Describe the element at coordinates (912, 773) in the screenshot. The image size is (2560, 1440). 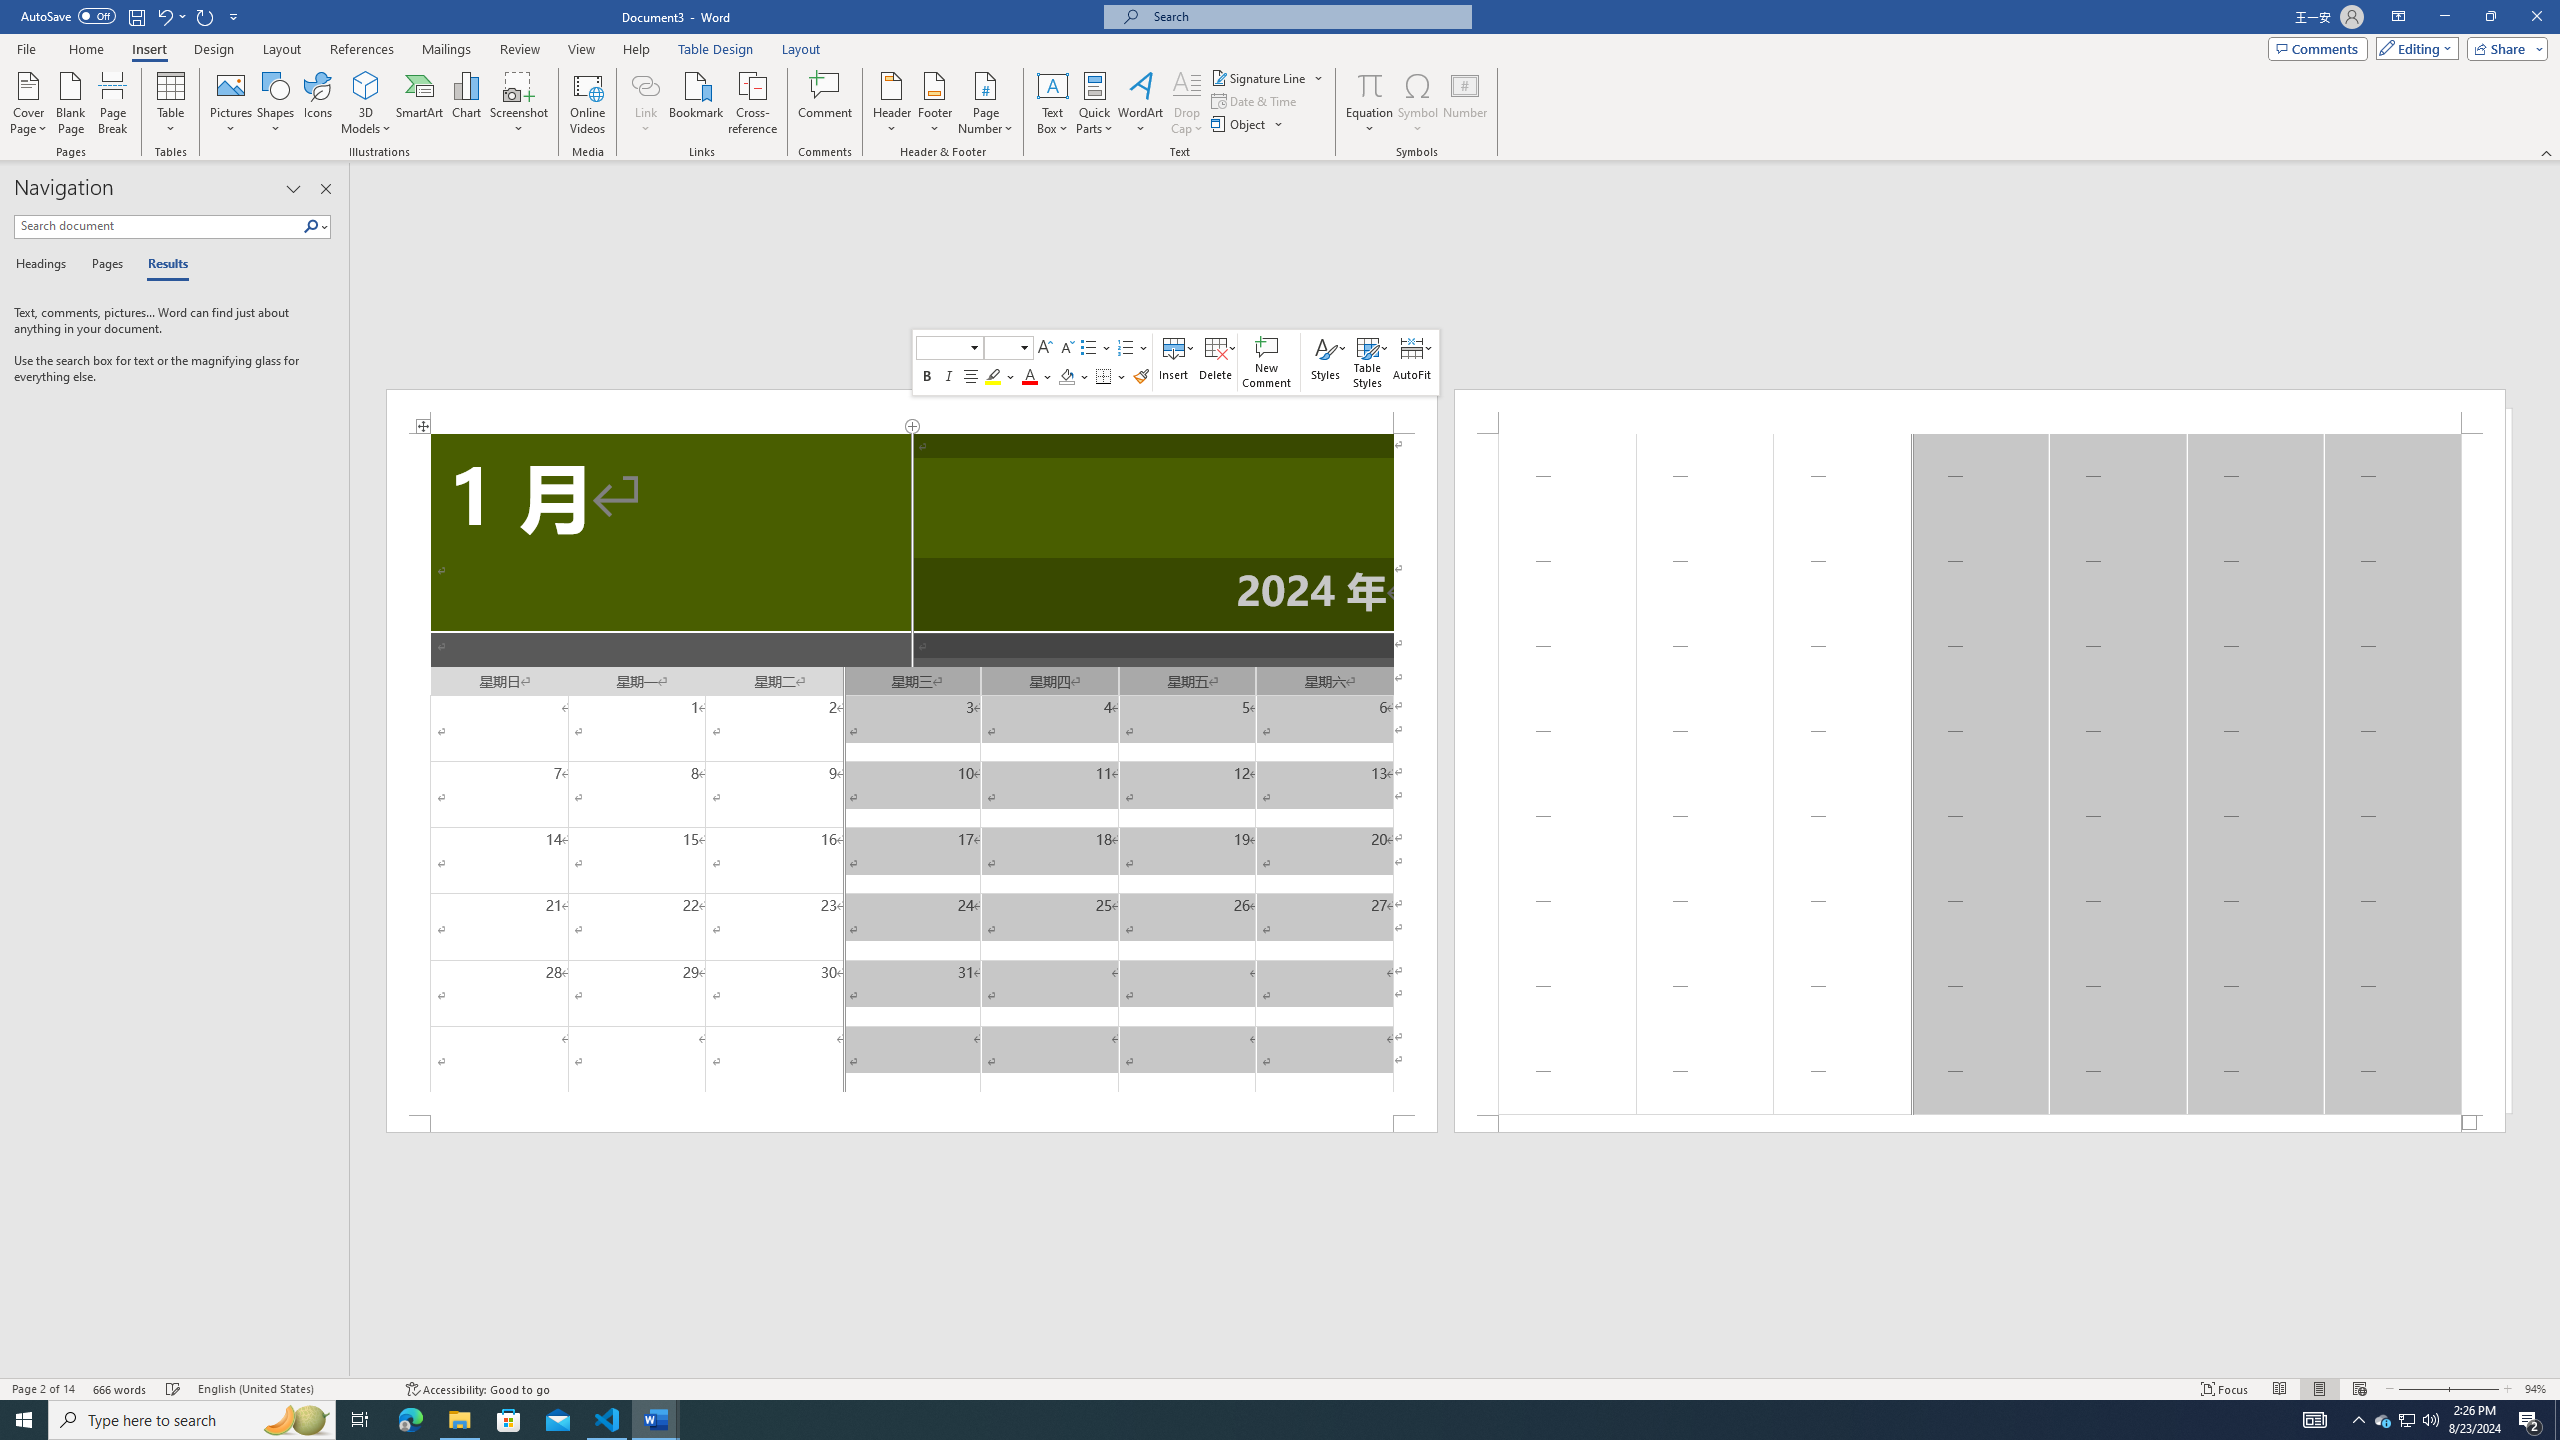
I see `'Page 1 content'` at that location.